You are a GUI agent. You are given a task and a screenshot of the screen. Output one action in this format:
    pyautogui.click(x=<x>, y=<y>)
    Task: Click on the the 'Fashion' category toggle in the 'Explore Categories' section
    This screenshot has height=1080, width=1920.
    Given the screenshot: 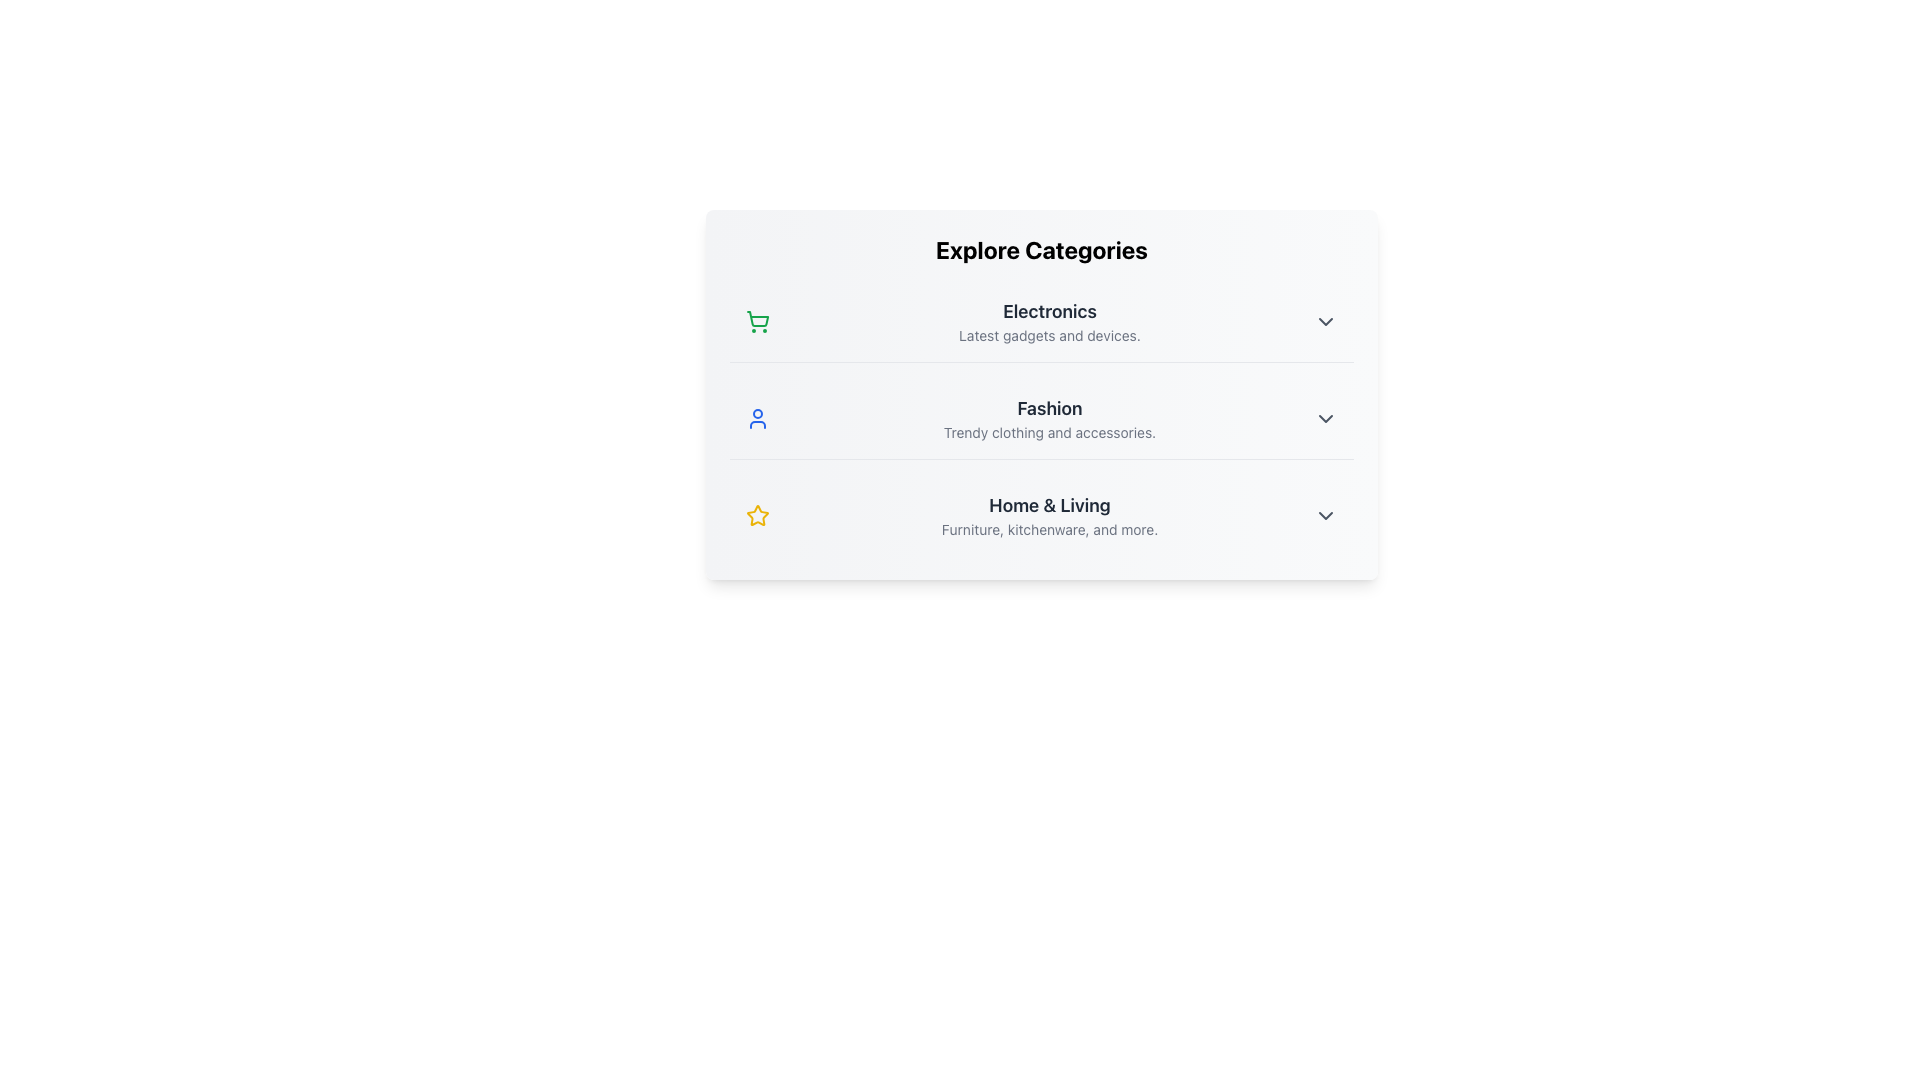 What is the action you would take?
    pyautogui.click(x=1040, y=418)
    